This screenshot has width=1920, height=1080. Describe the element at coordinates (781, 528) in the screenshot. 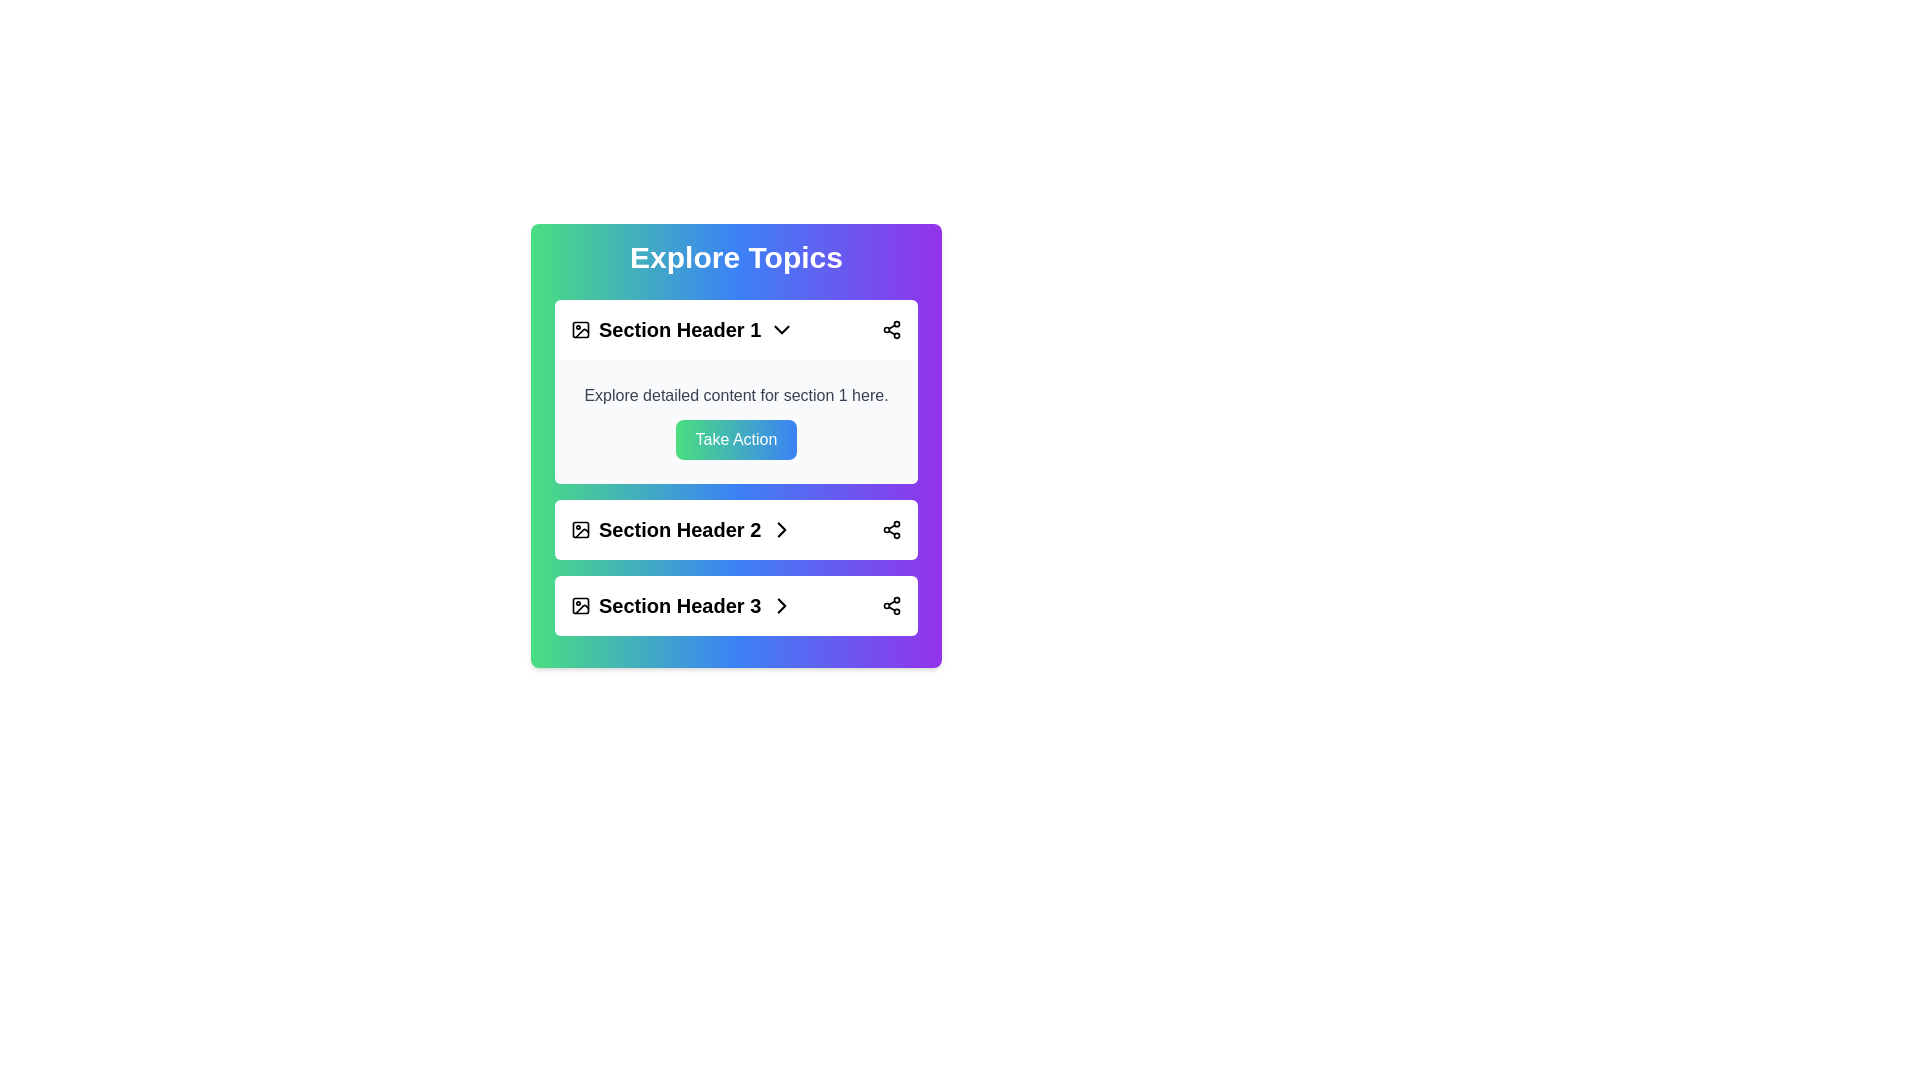

I see `the chevron-right icon next to 'Section Header 2'` at that location.